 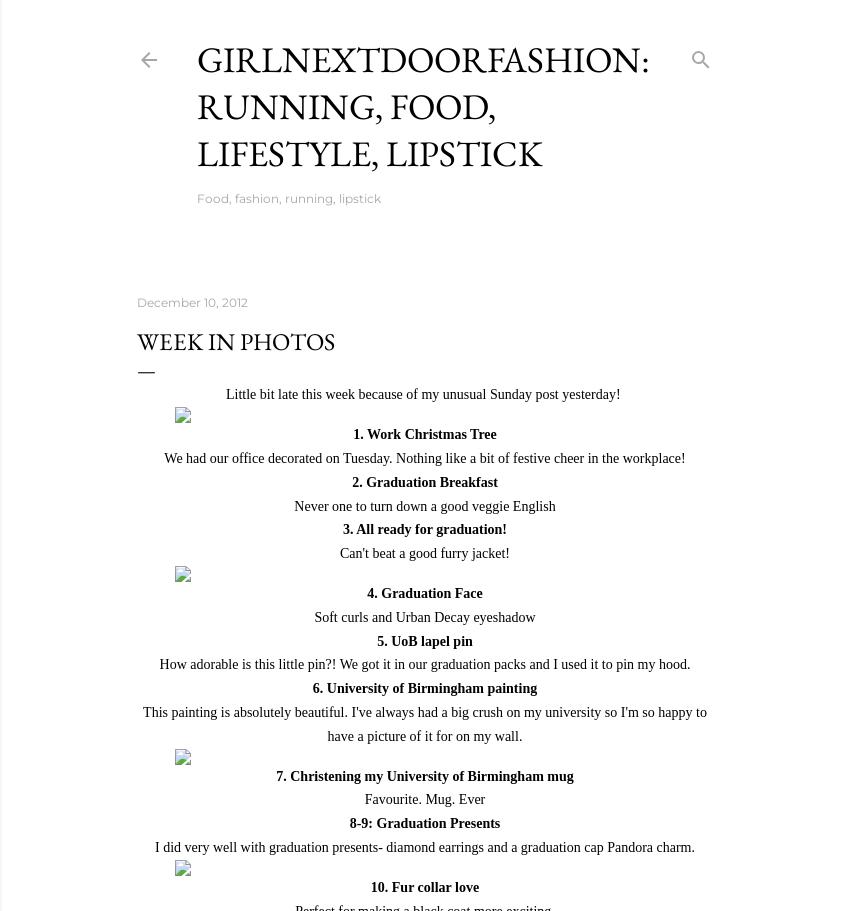 I want to click on '2. Graduation Breakfast', so click(x=424, y=480).